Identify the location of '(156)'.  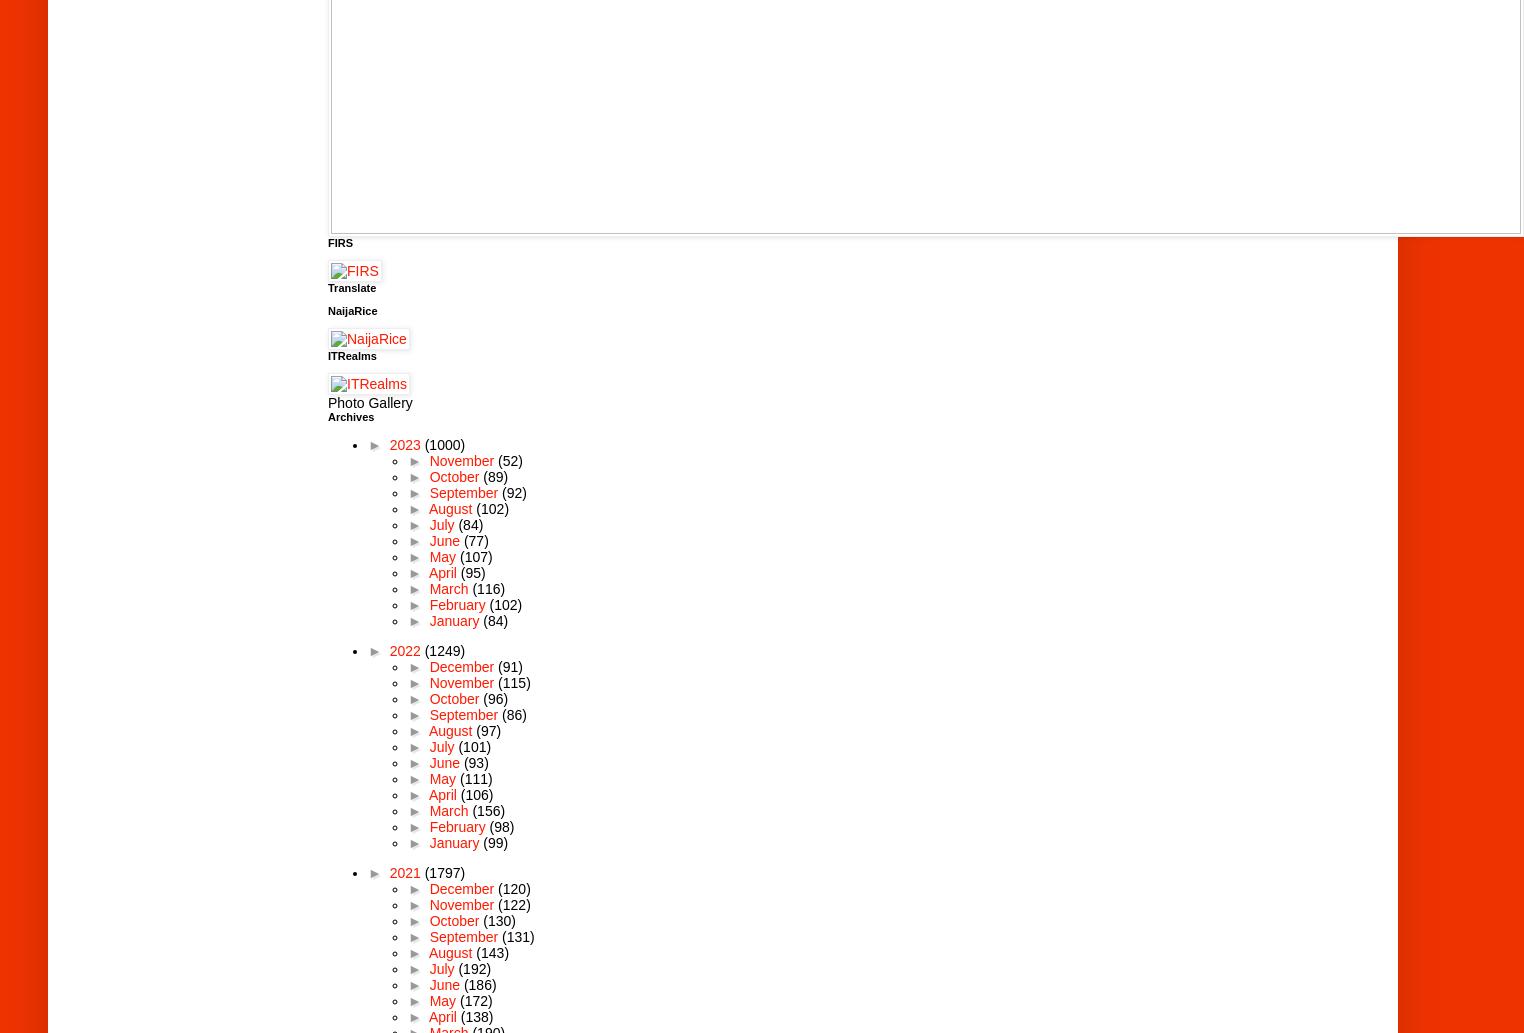
(488, 809).